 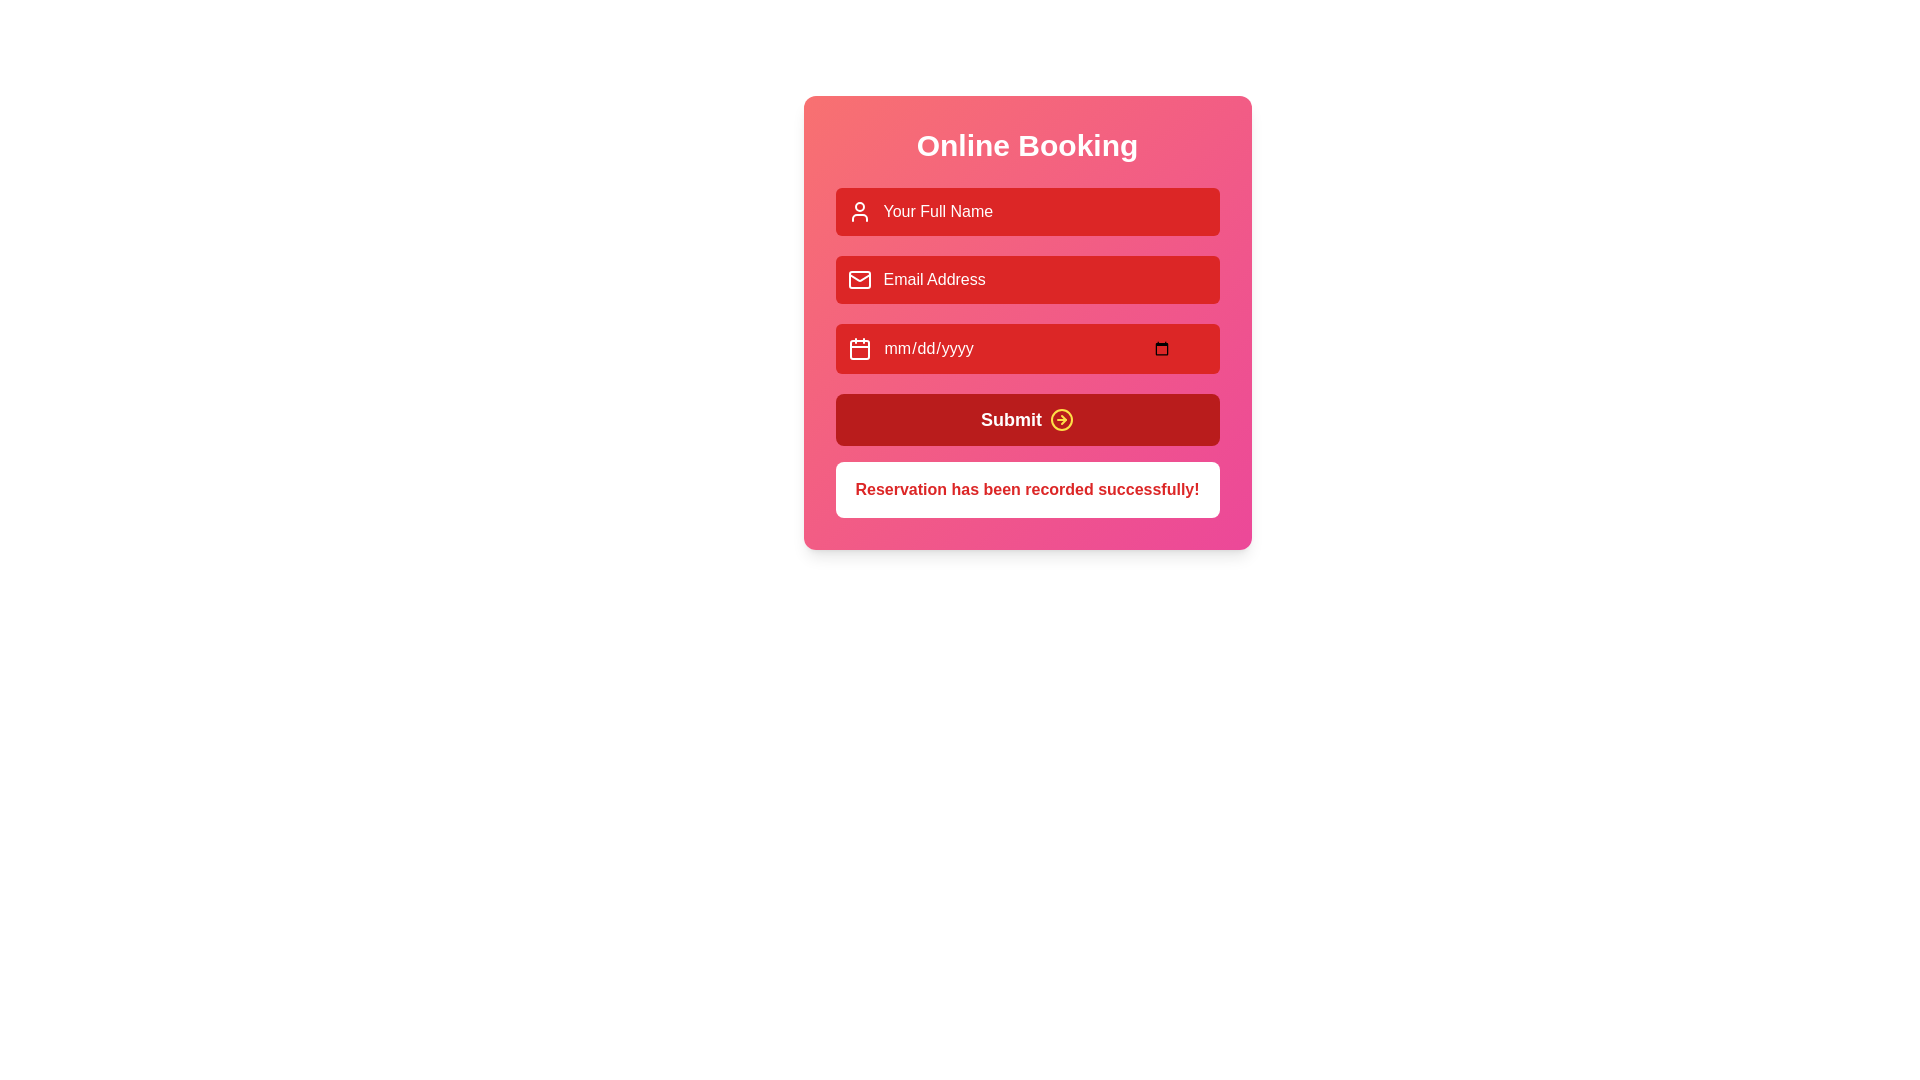 I want to click on the decorative email icon located at the top-left portion of the email address input field, which is the second input field in the vertical stack of the form, so click(x=859, y=280).